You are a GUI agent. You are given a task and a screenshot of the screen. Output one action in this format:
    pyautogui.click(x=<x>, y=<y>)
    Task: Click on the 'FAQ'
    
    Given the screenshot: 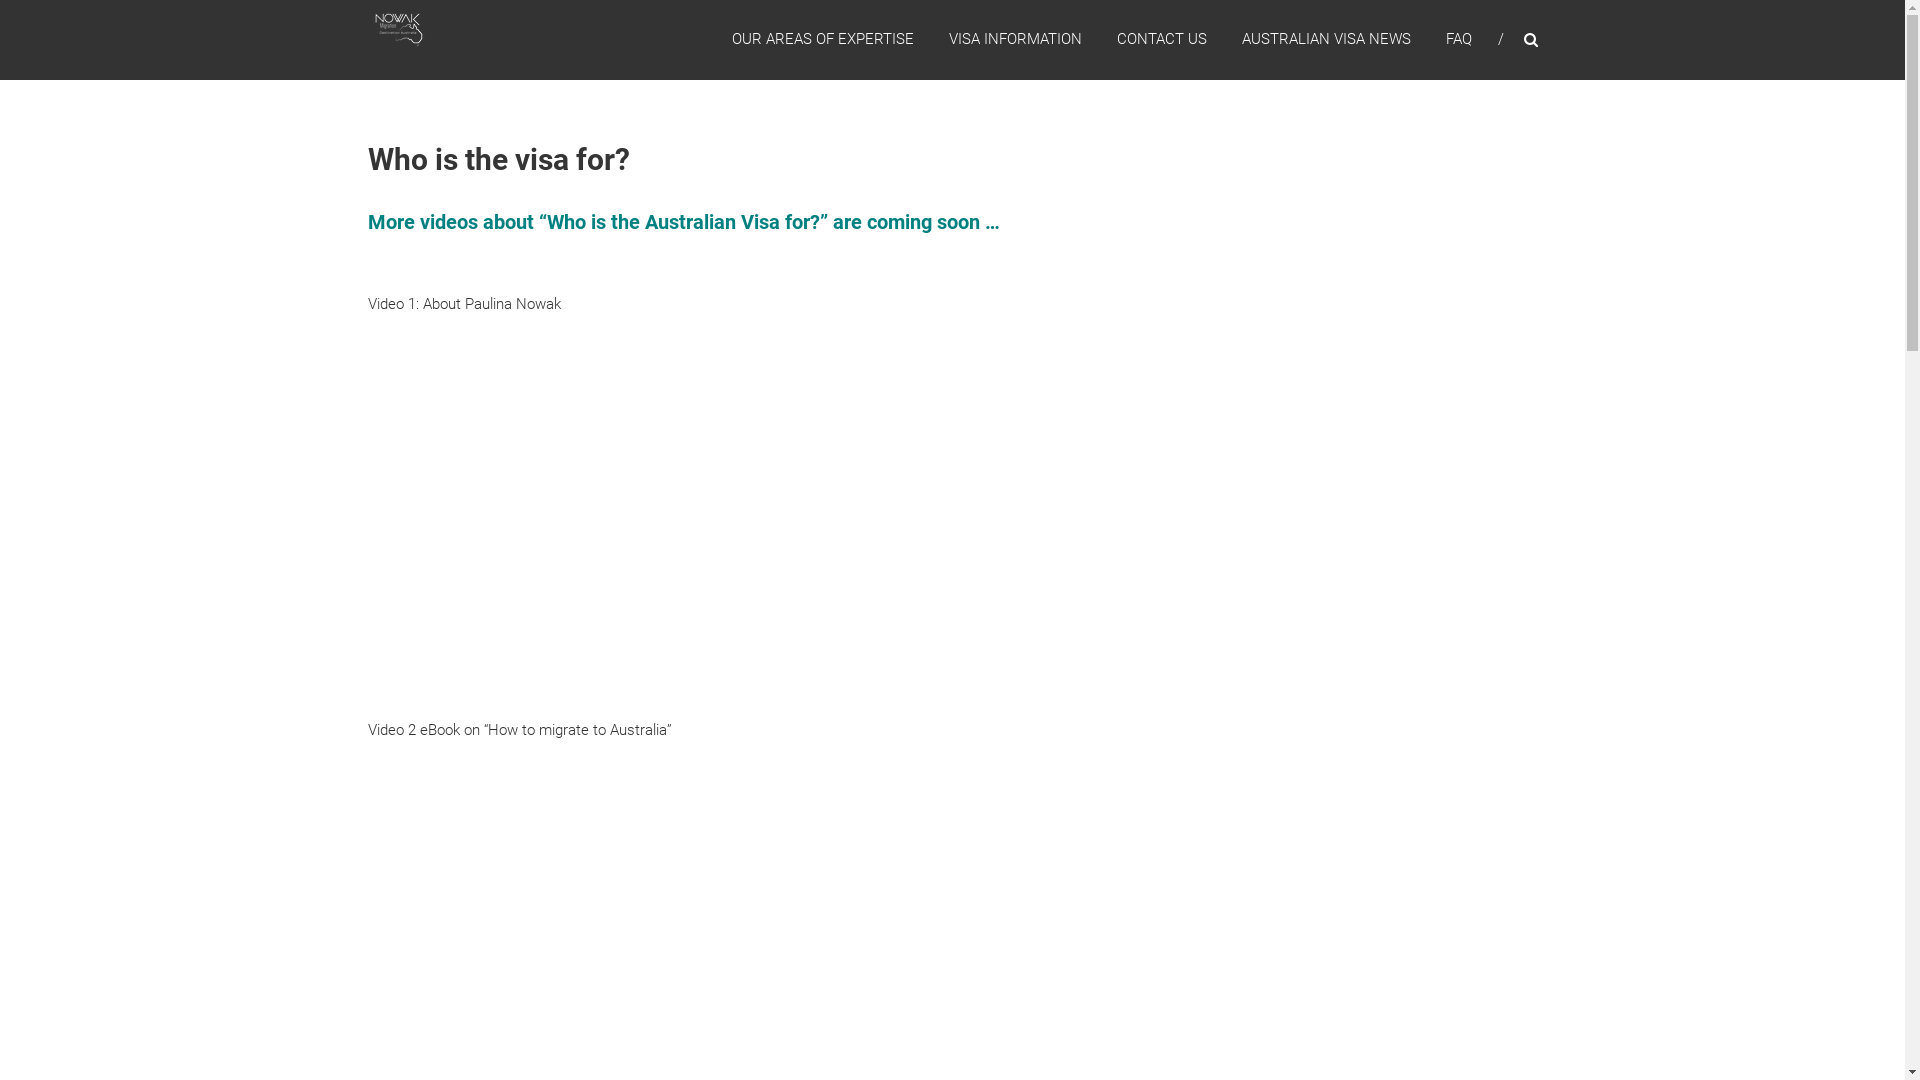 What is the action you would take?
    pyautogui.click(x=1459, y=38)
    